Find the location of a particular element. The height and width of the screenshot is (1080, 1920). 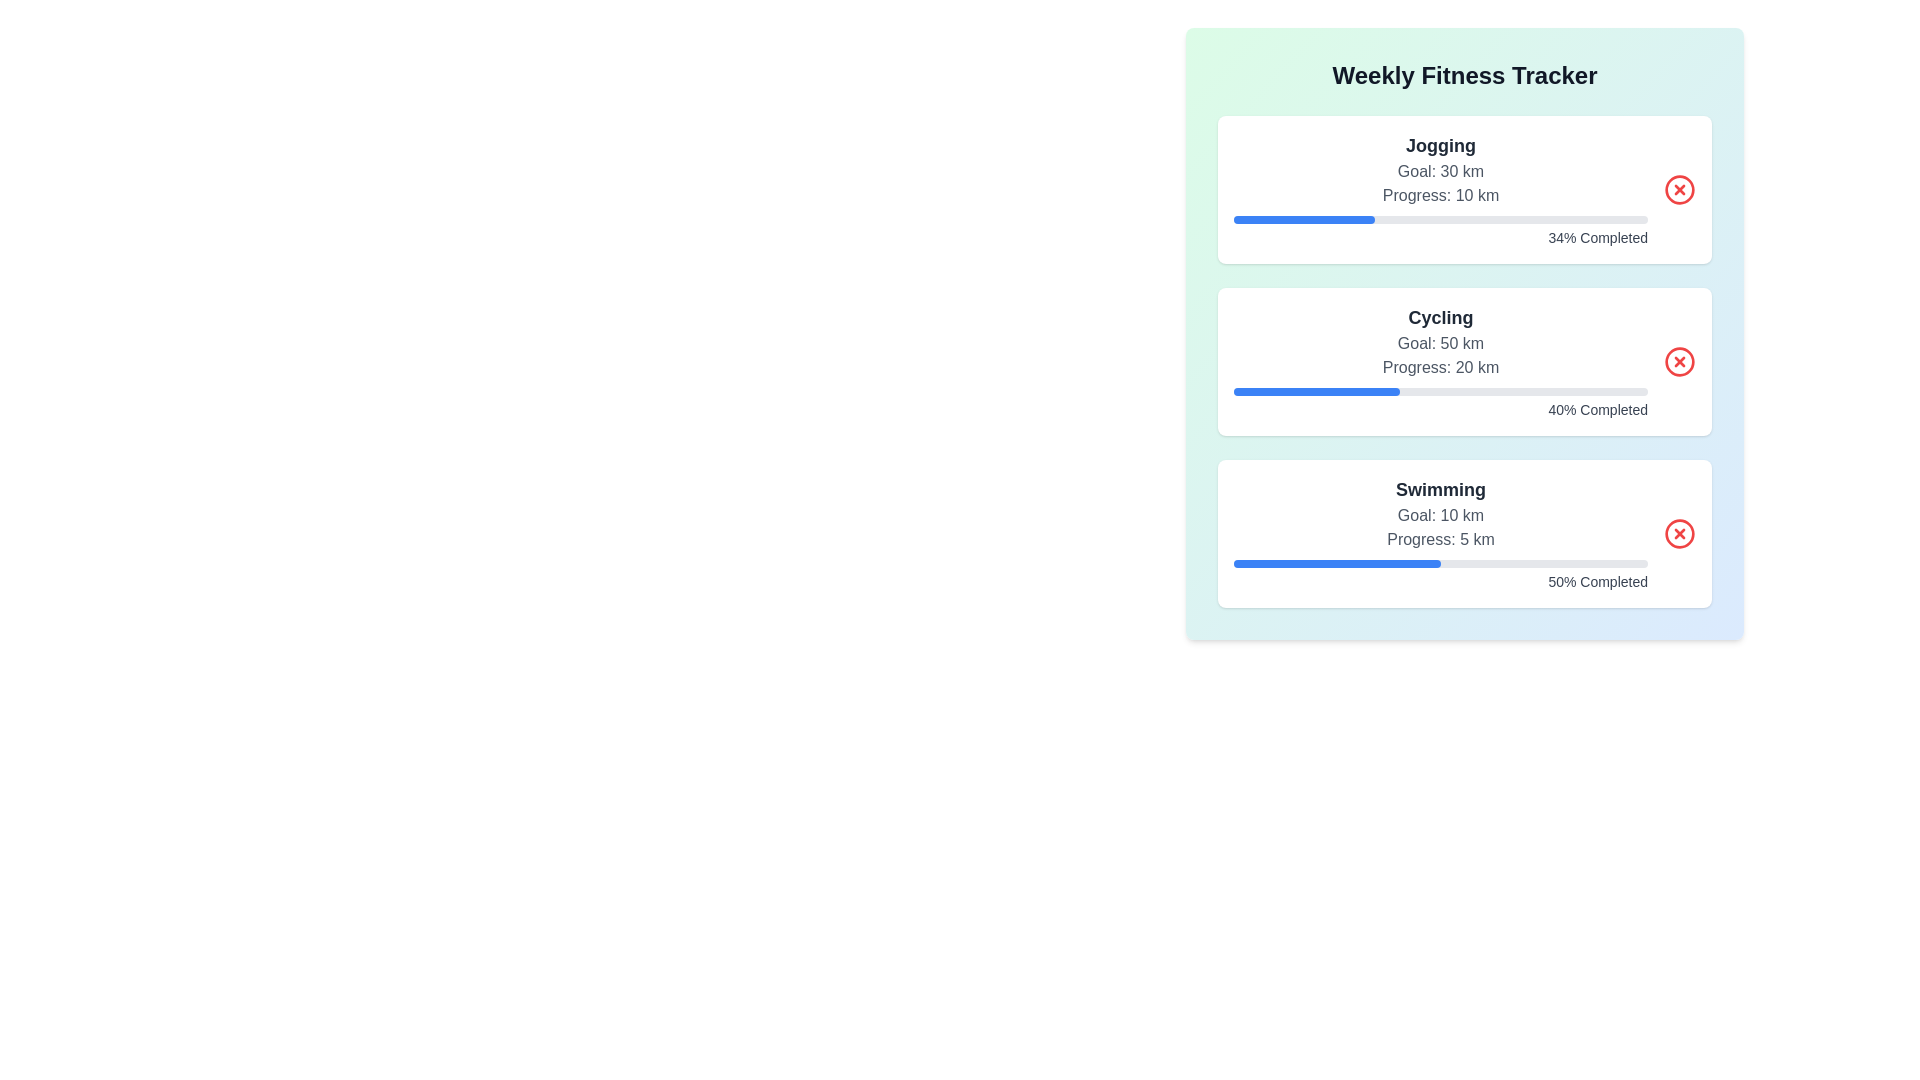

the text label displaying 'Goal: 10 km' which is styled in a gray font and located below the title 'Swimming' in the fitness tracker interface is located at coordinates (1440, 515).